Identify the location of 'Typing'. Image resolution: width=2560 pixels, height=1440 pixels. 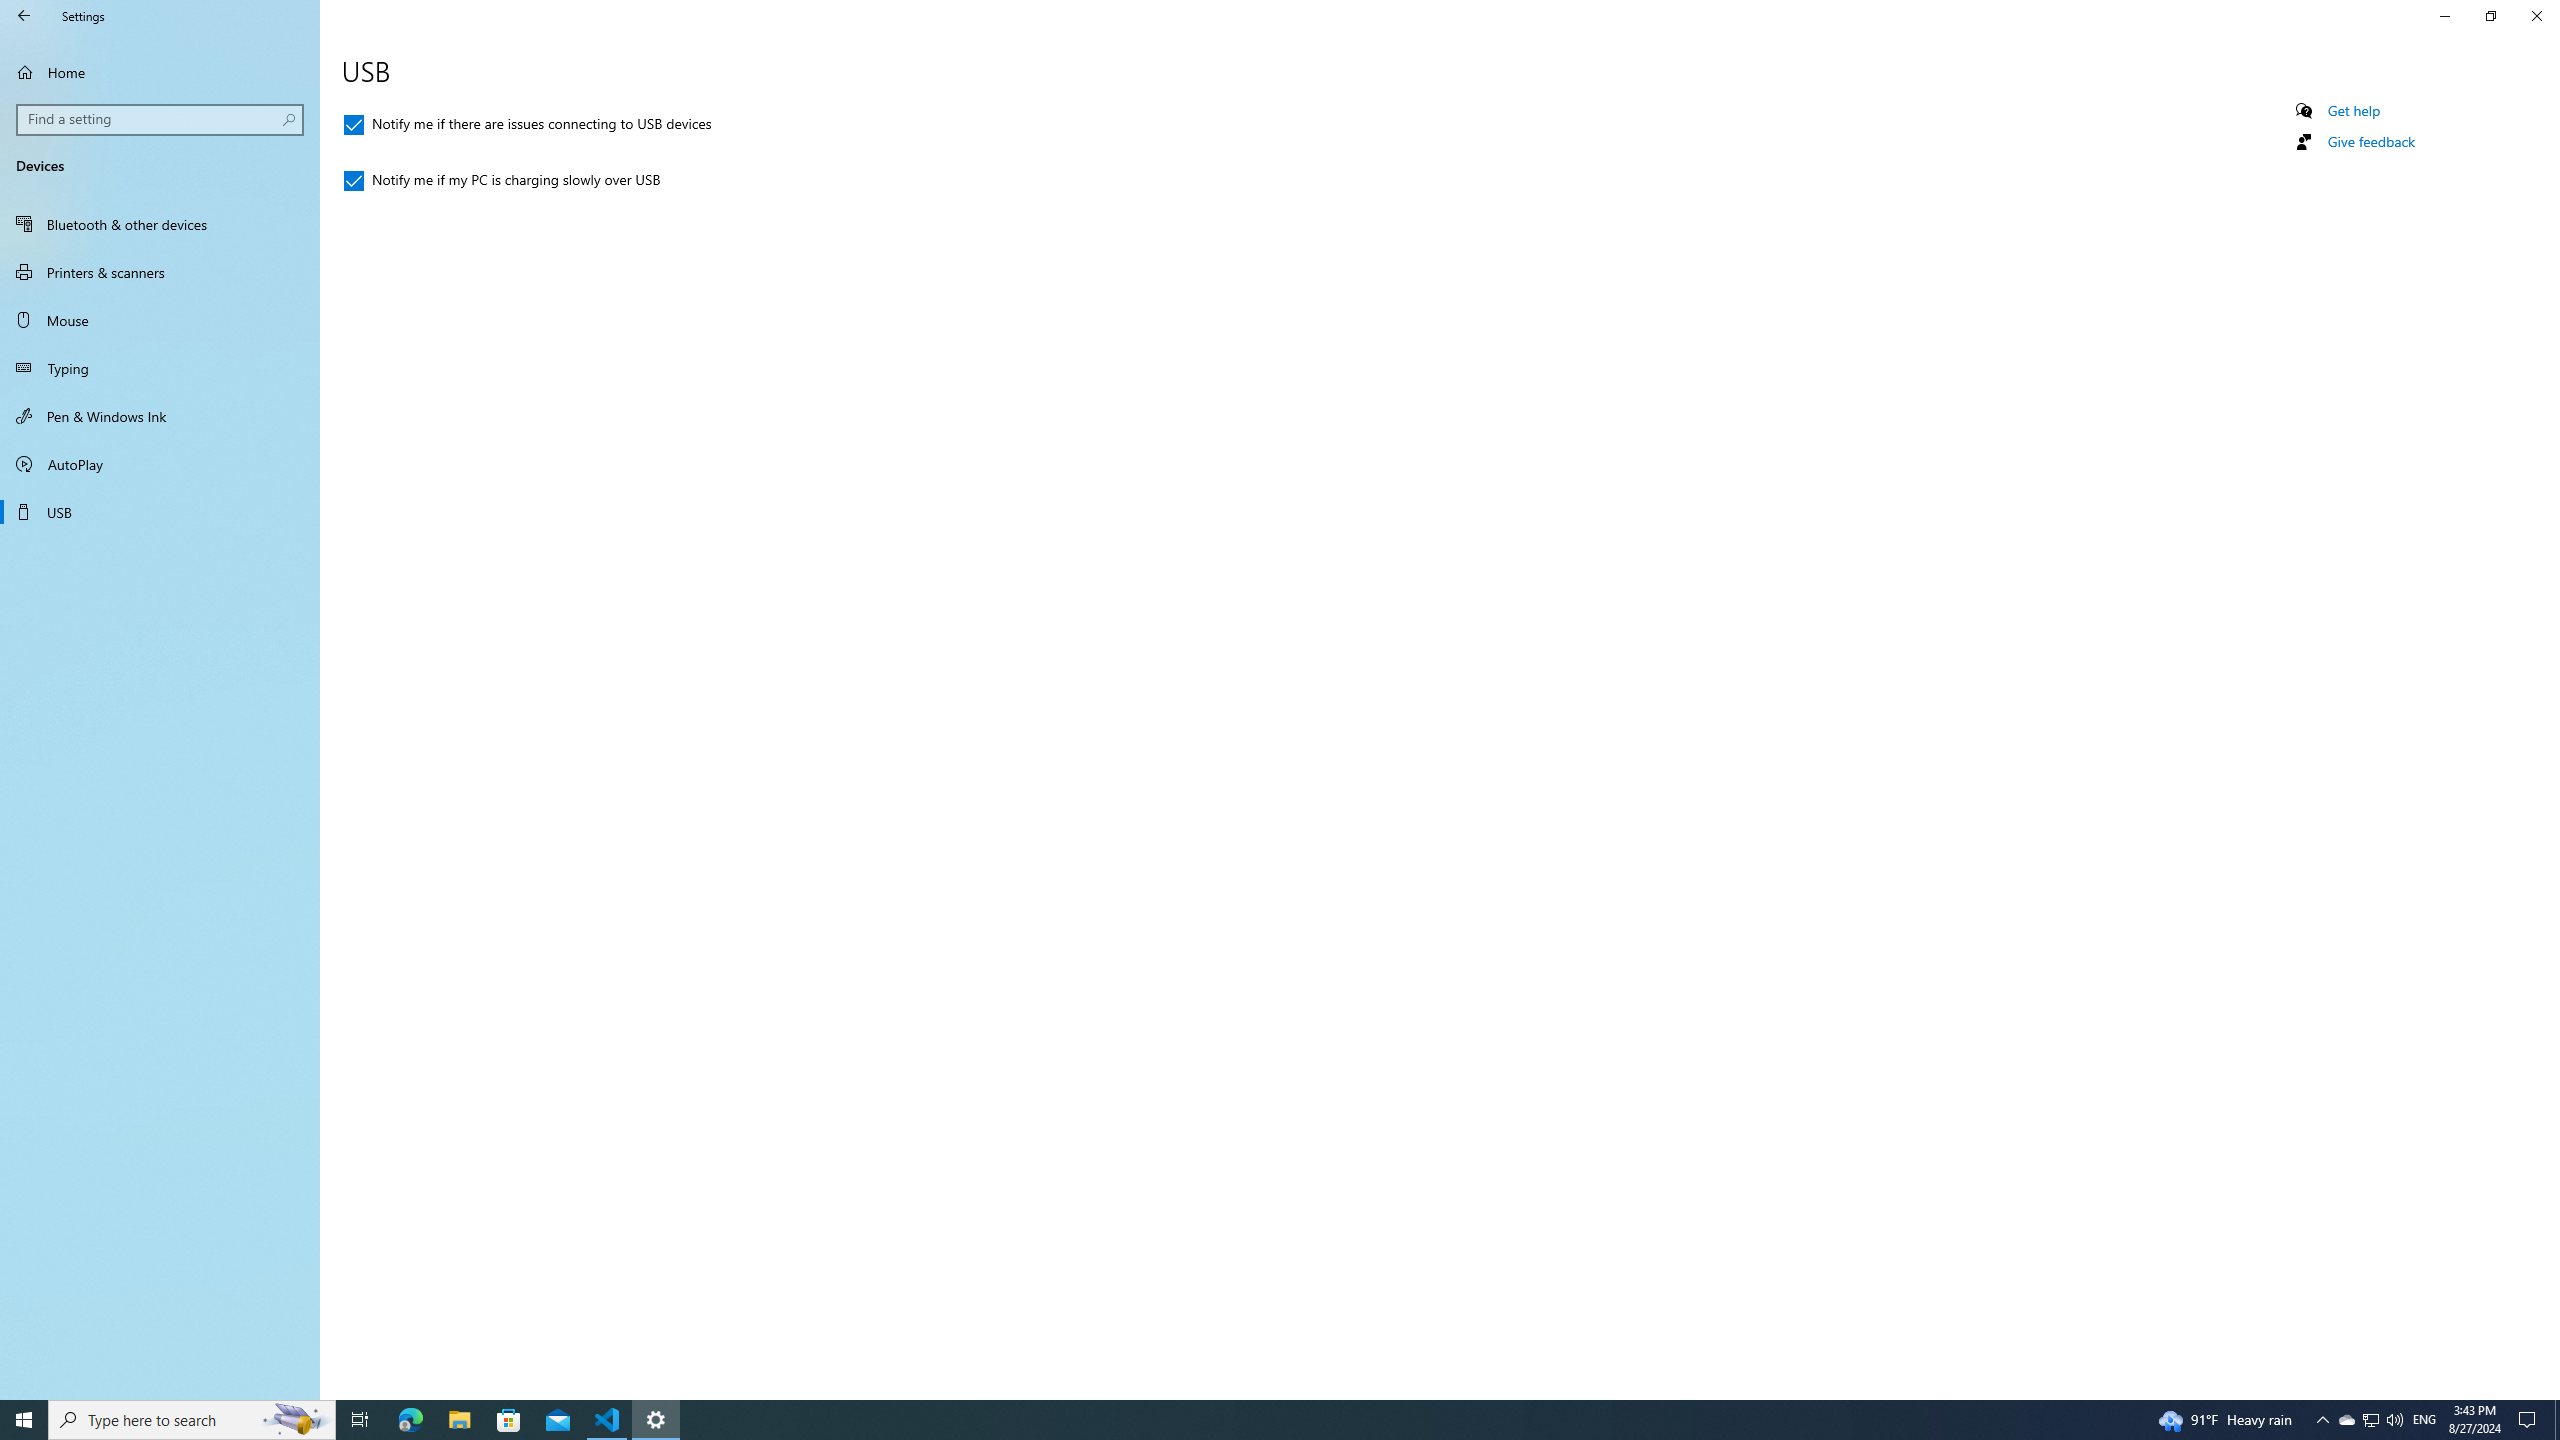
(159, 367).